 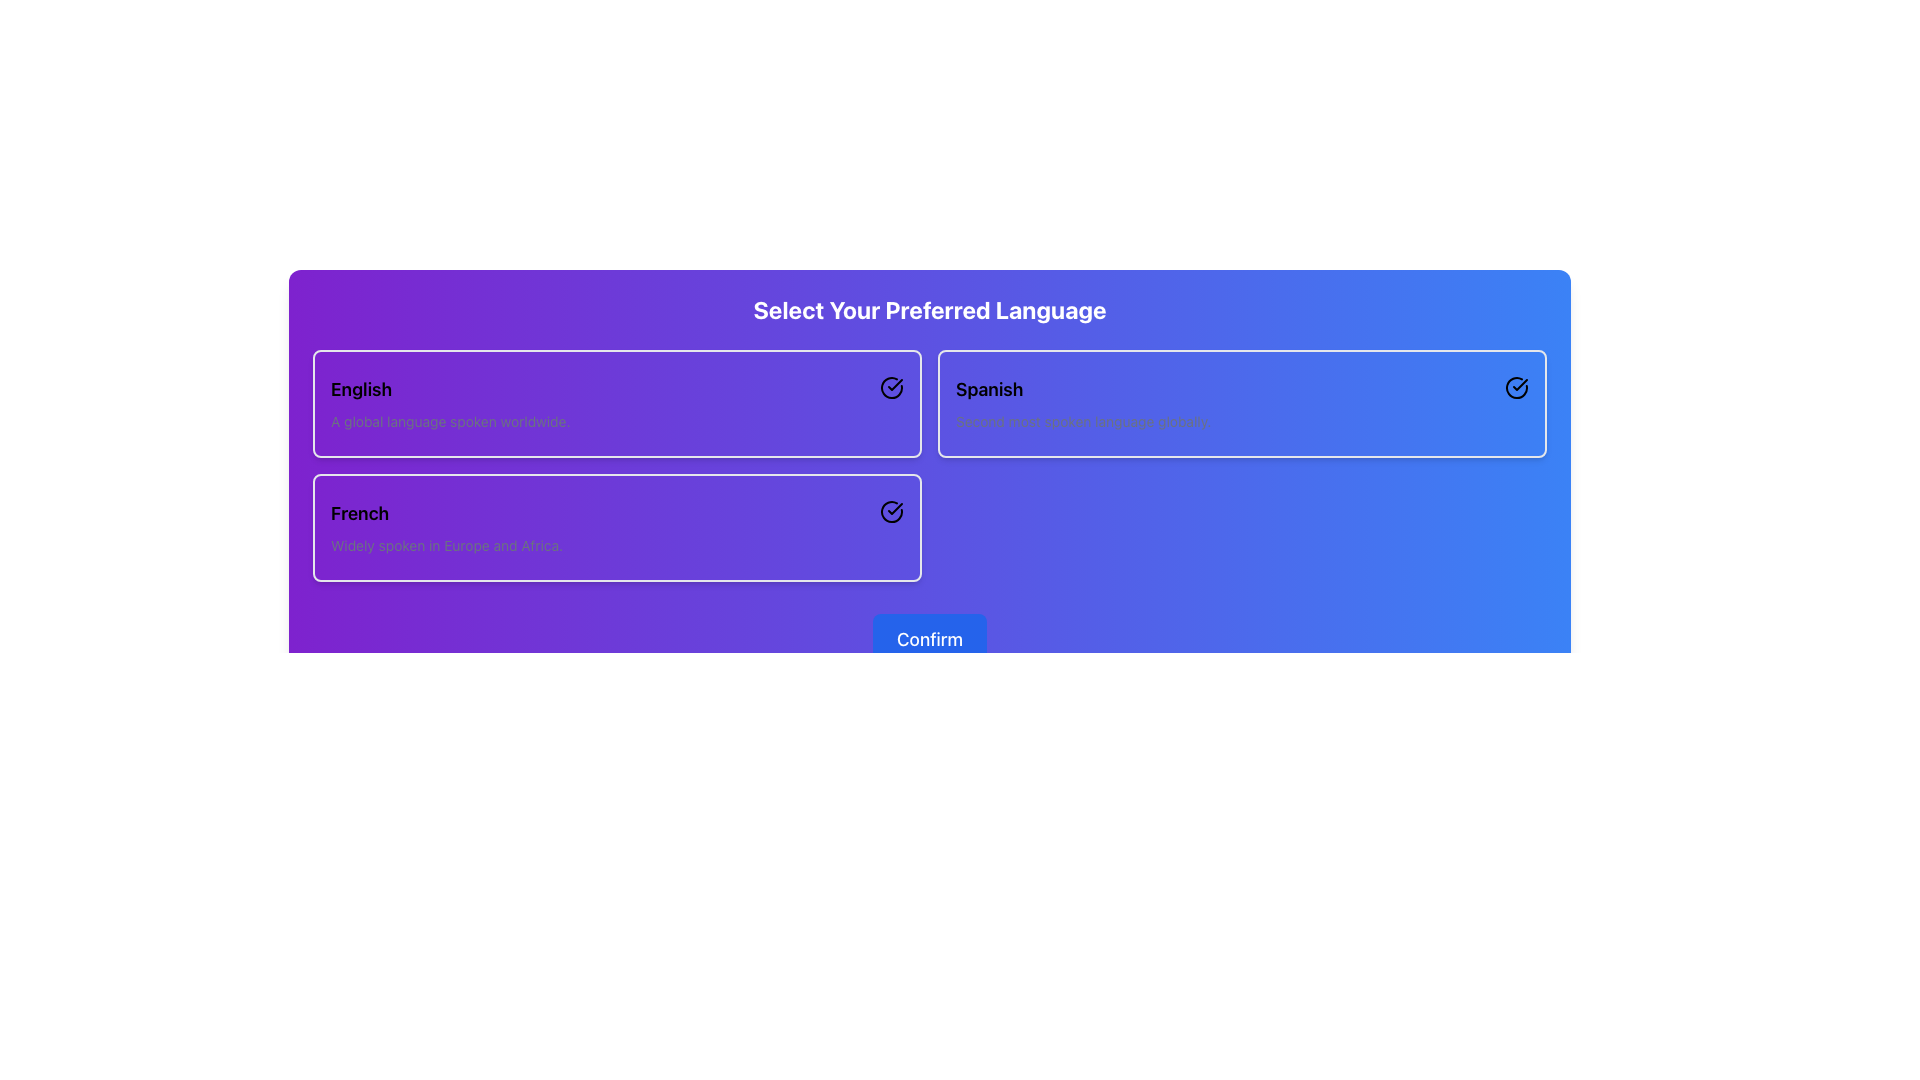 I want to click on the text label displaying 'Second most spoken language globally.' which is located below the 'Spanish' text in a bordered selection card on a blue-to-purple gradient background, so click(x=1082, y=420).